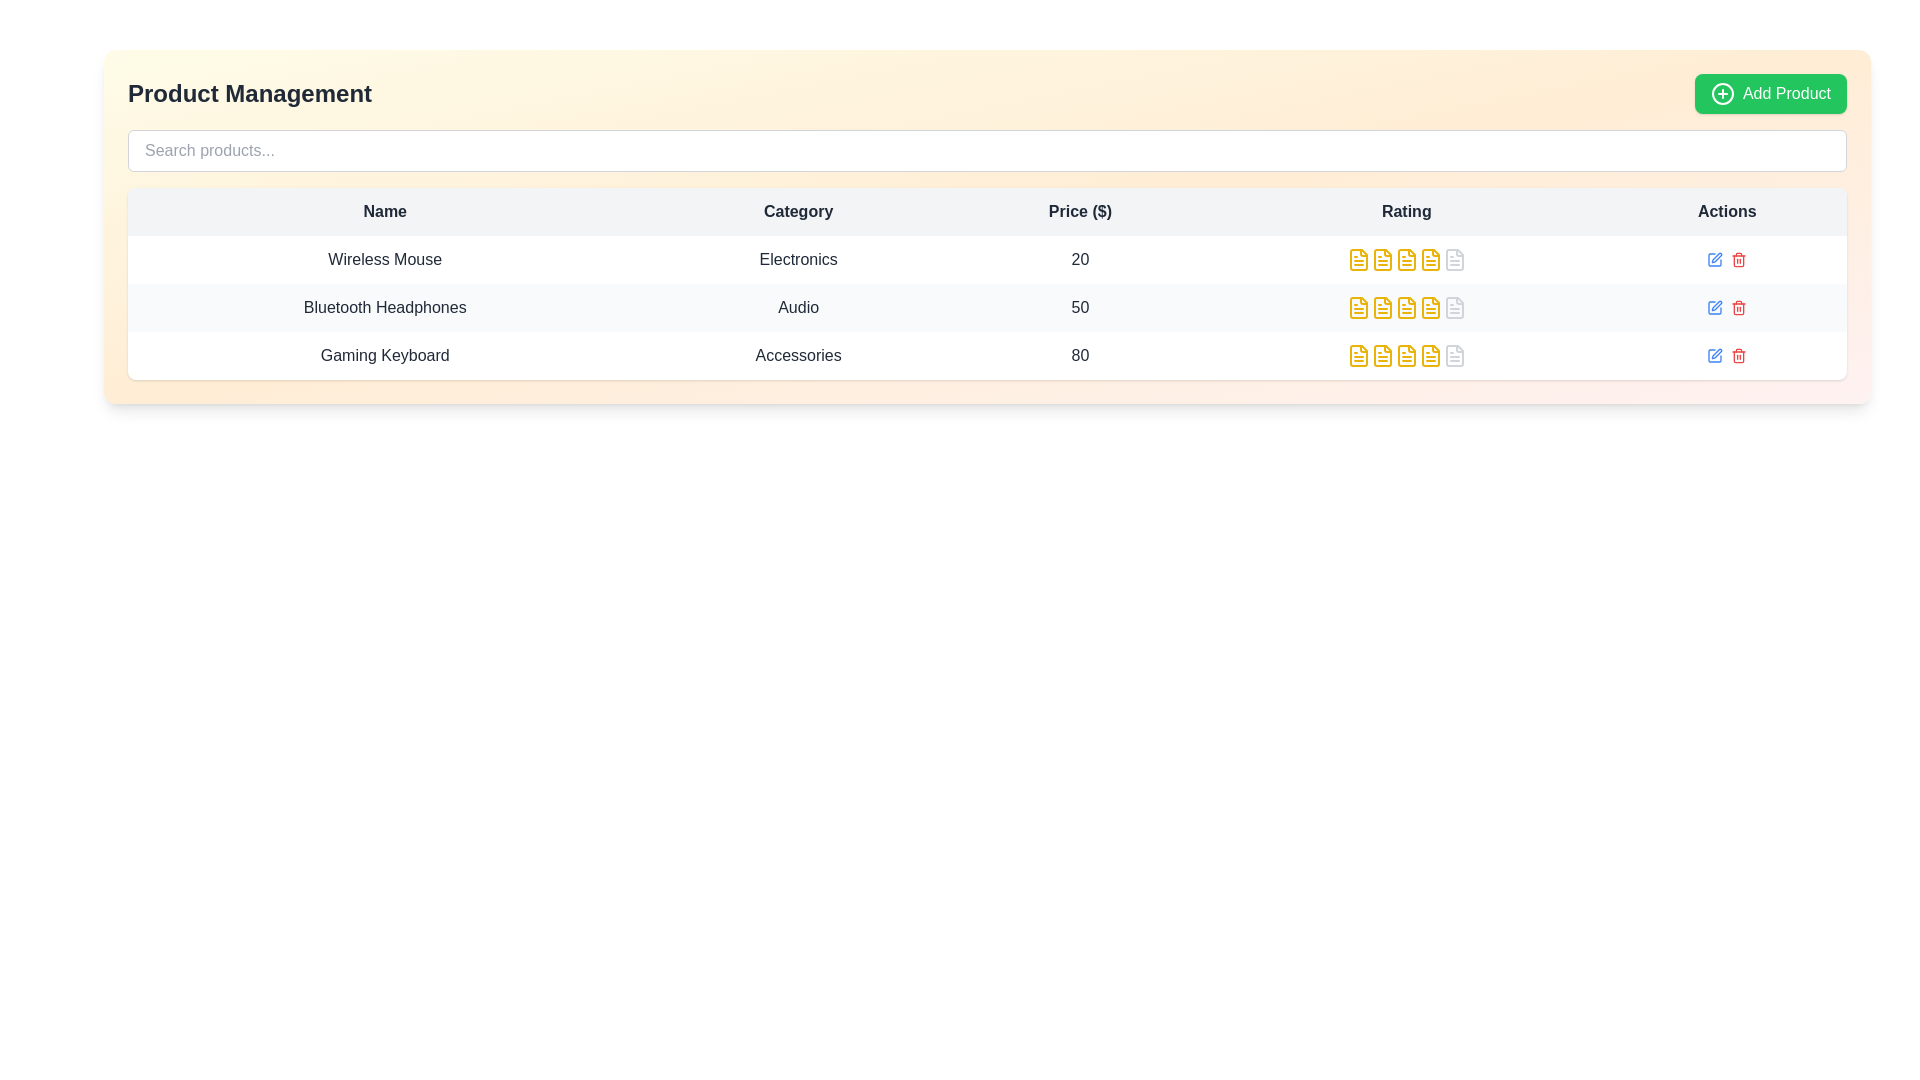 Image resolution: width=1920 pixels, height=1080 pixels. Describe the element at coordinates (1429, 308) in the screenshot. I see `the fourth vector icon in the second row of the table, which represents a rating in the 'Rating' column` at that location.